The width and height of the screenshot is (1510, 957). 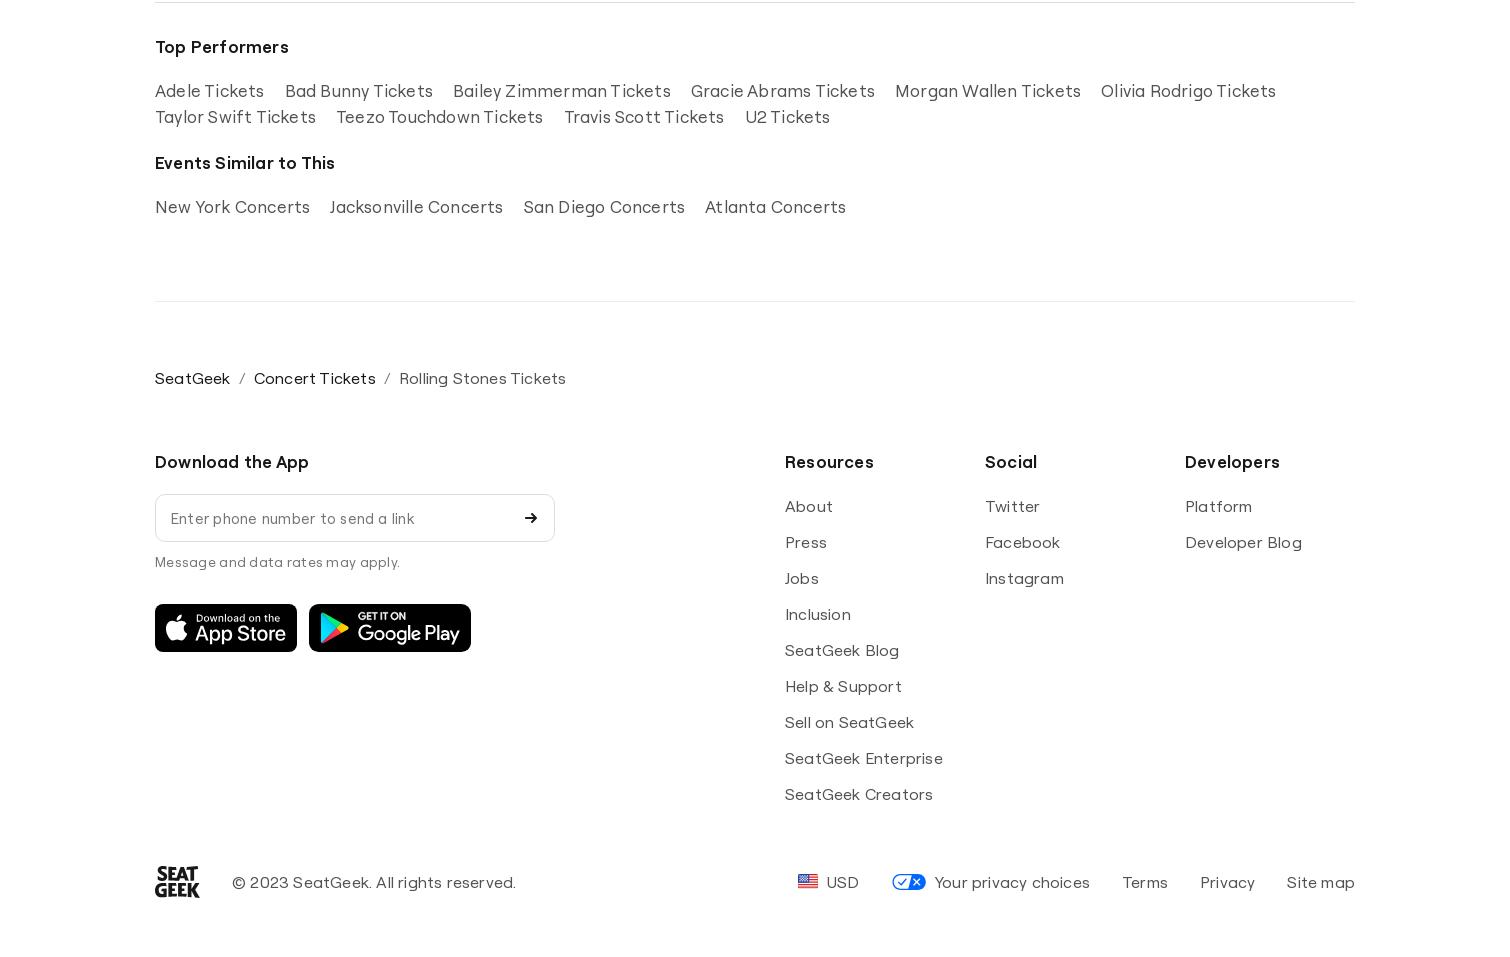 I want to click on 'Taylor Swift Tickets', so click(x=235, y=116).